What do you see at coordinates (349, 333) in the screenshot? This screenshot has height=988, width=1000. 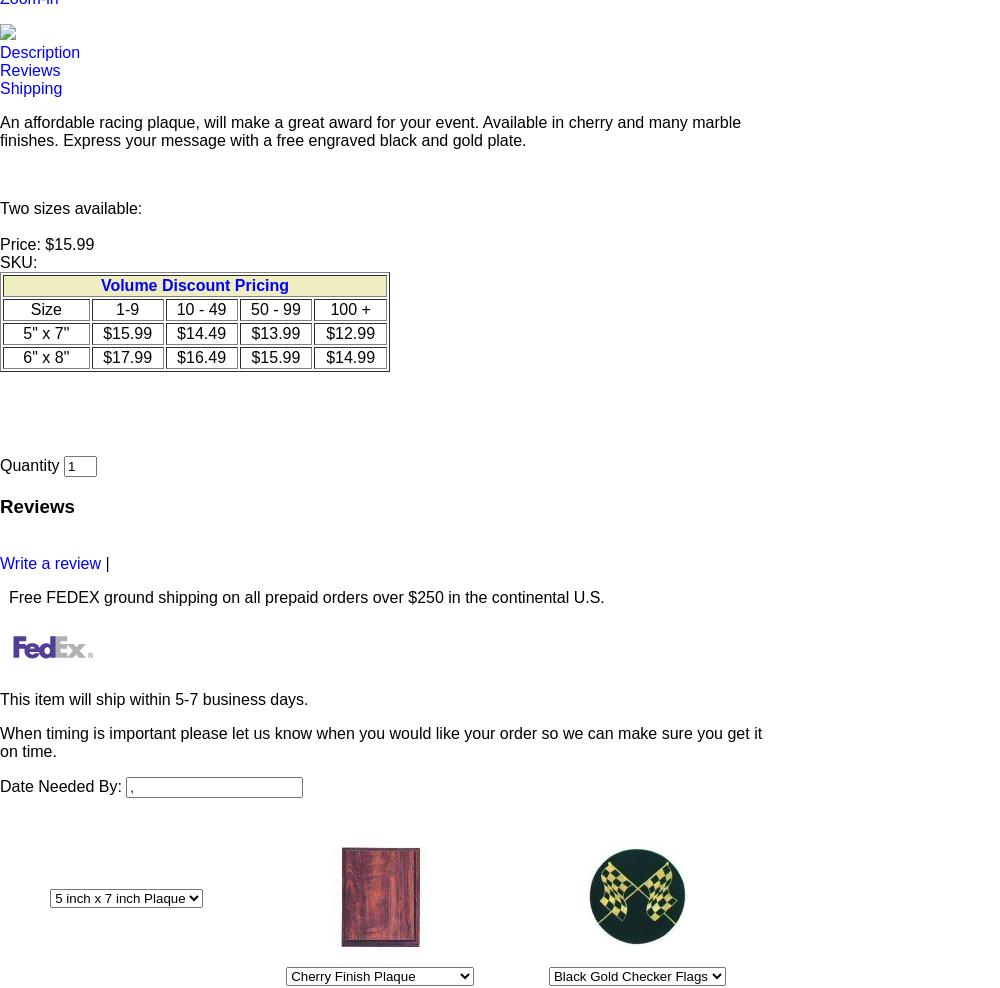 I see `'$12.99'` at bounding box center [349, 333].